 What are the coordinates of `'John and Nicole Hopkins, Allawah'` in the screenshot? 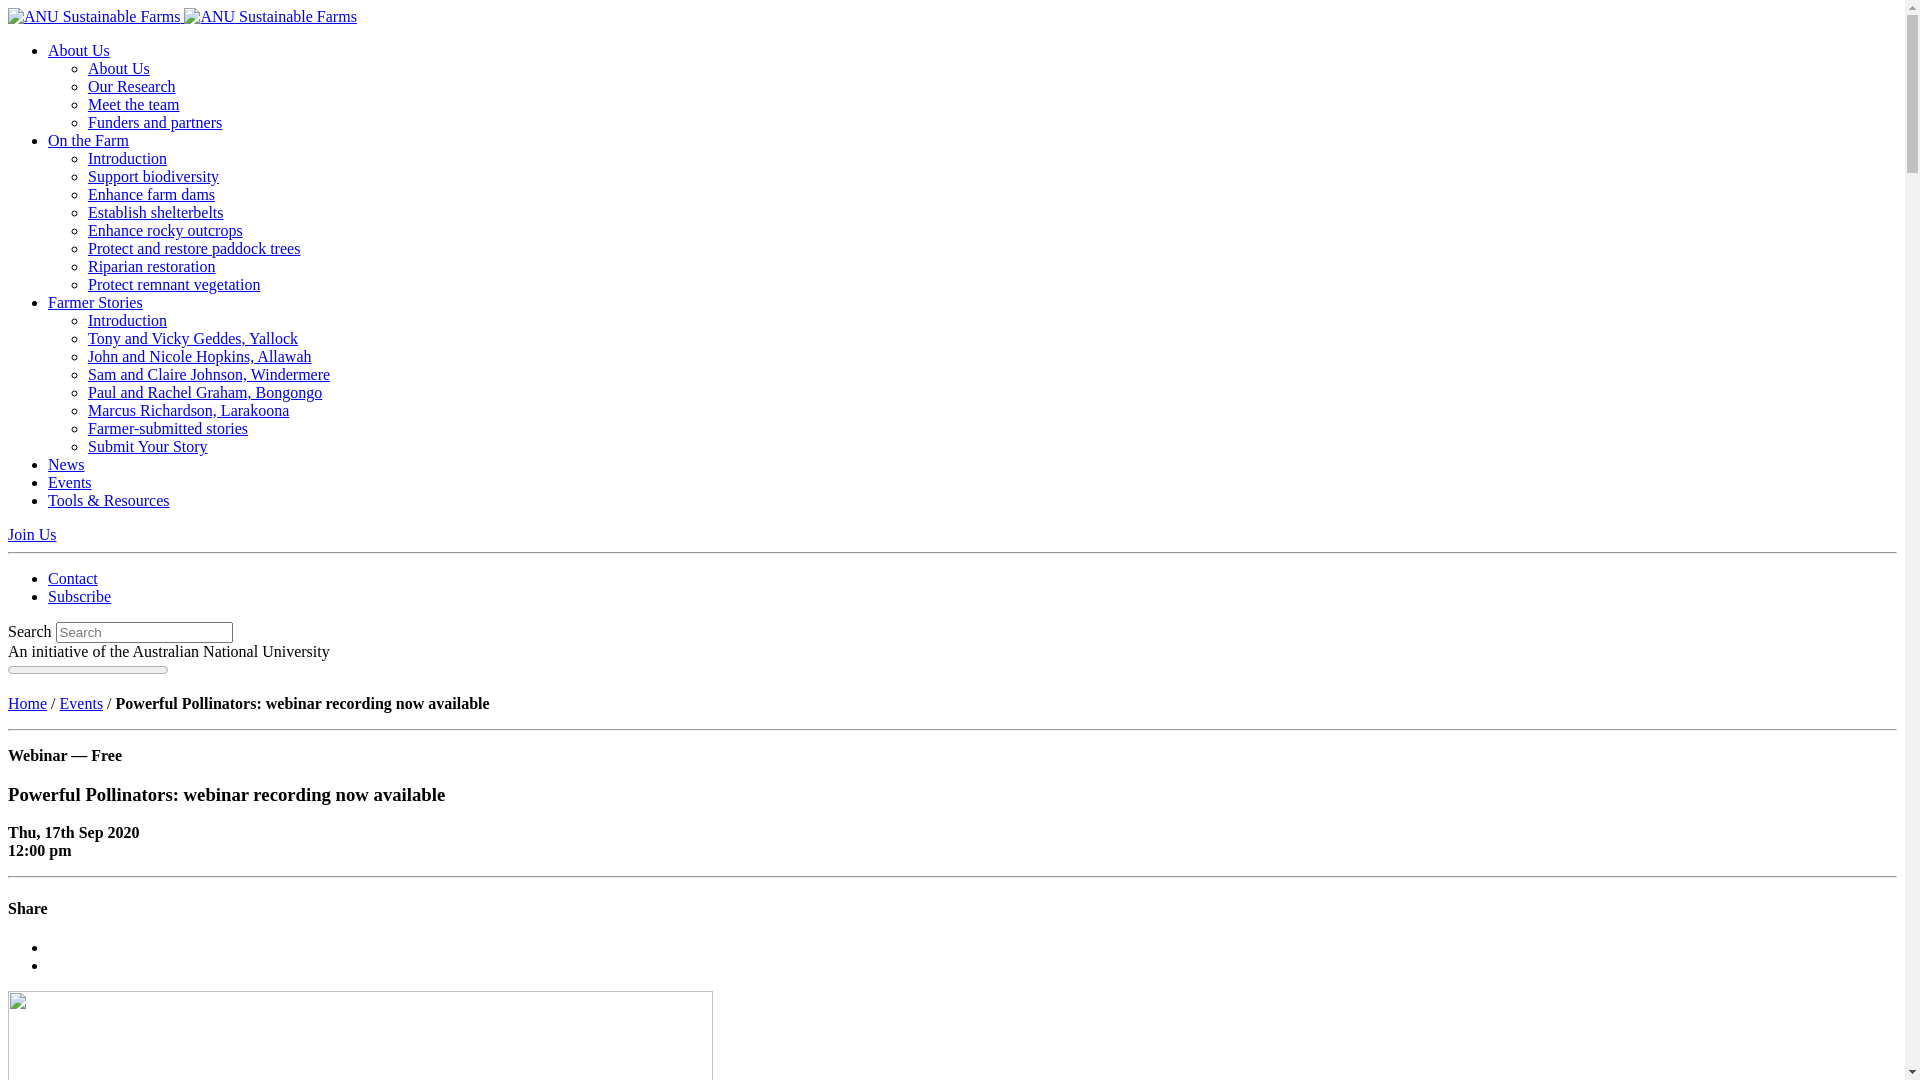 It's located at (200, 355).